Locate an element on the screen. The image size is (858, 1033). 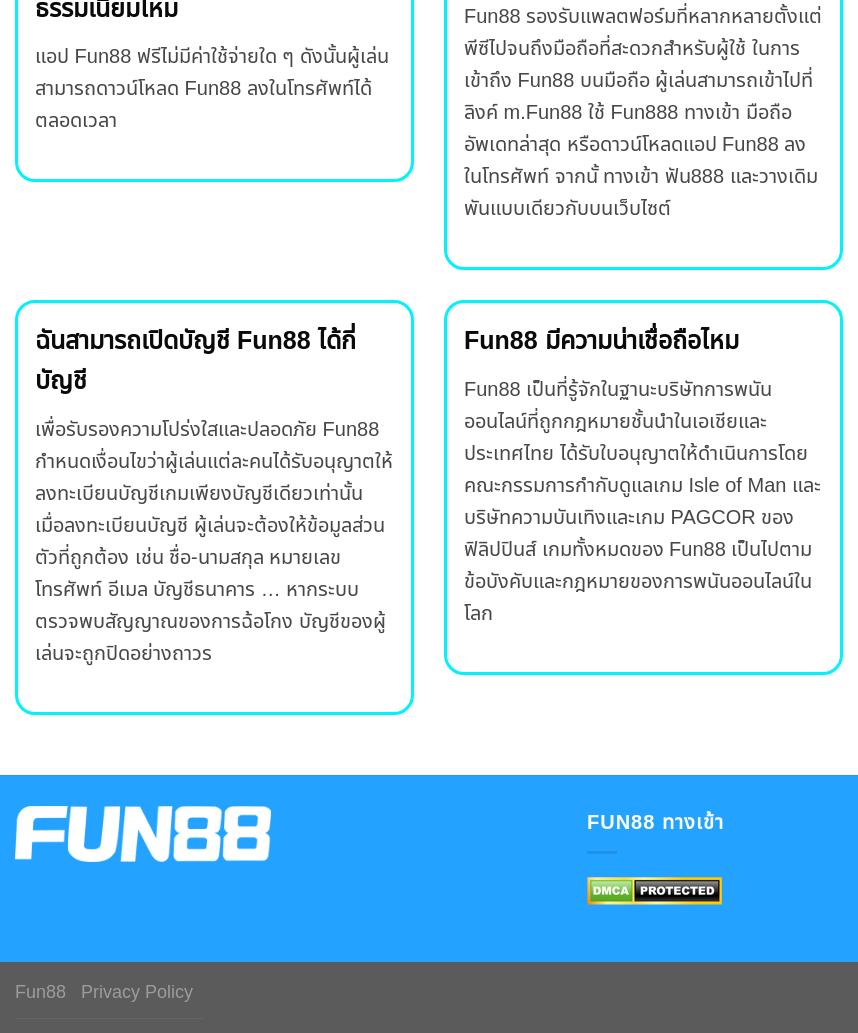
'm.Fun88' is located at coordinates (542, 111).